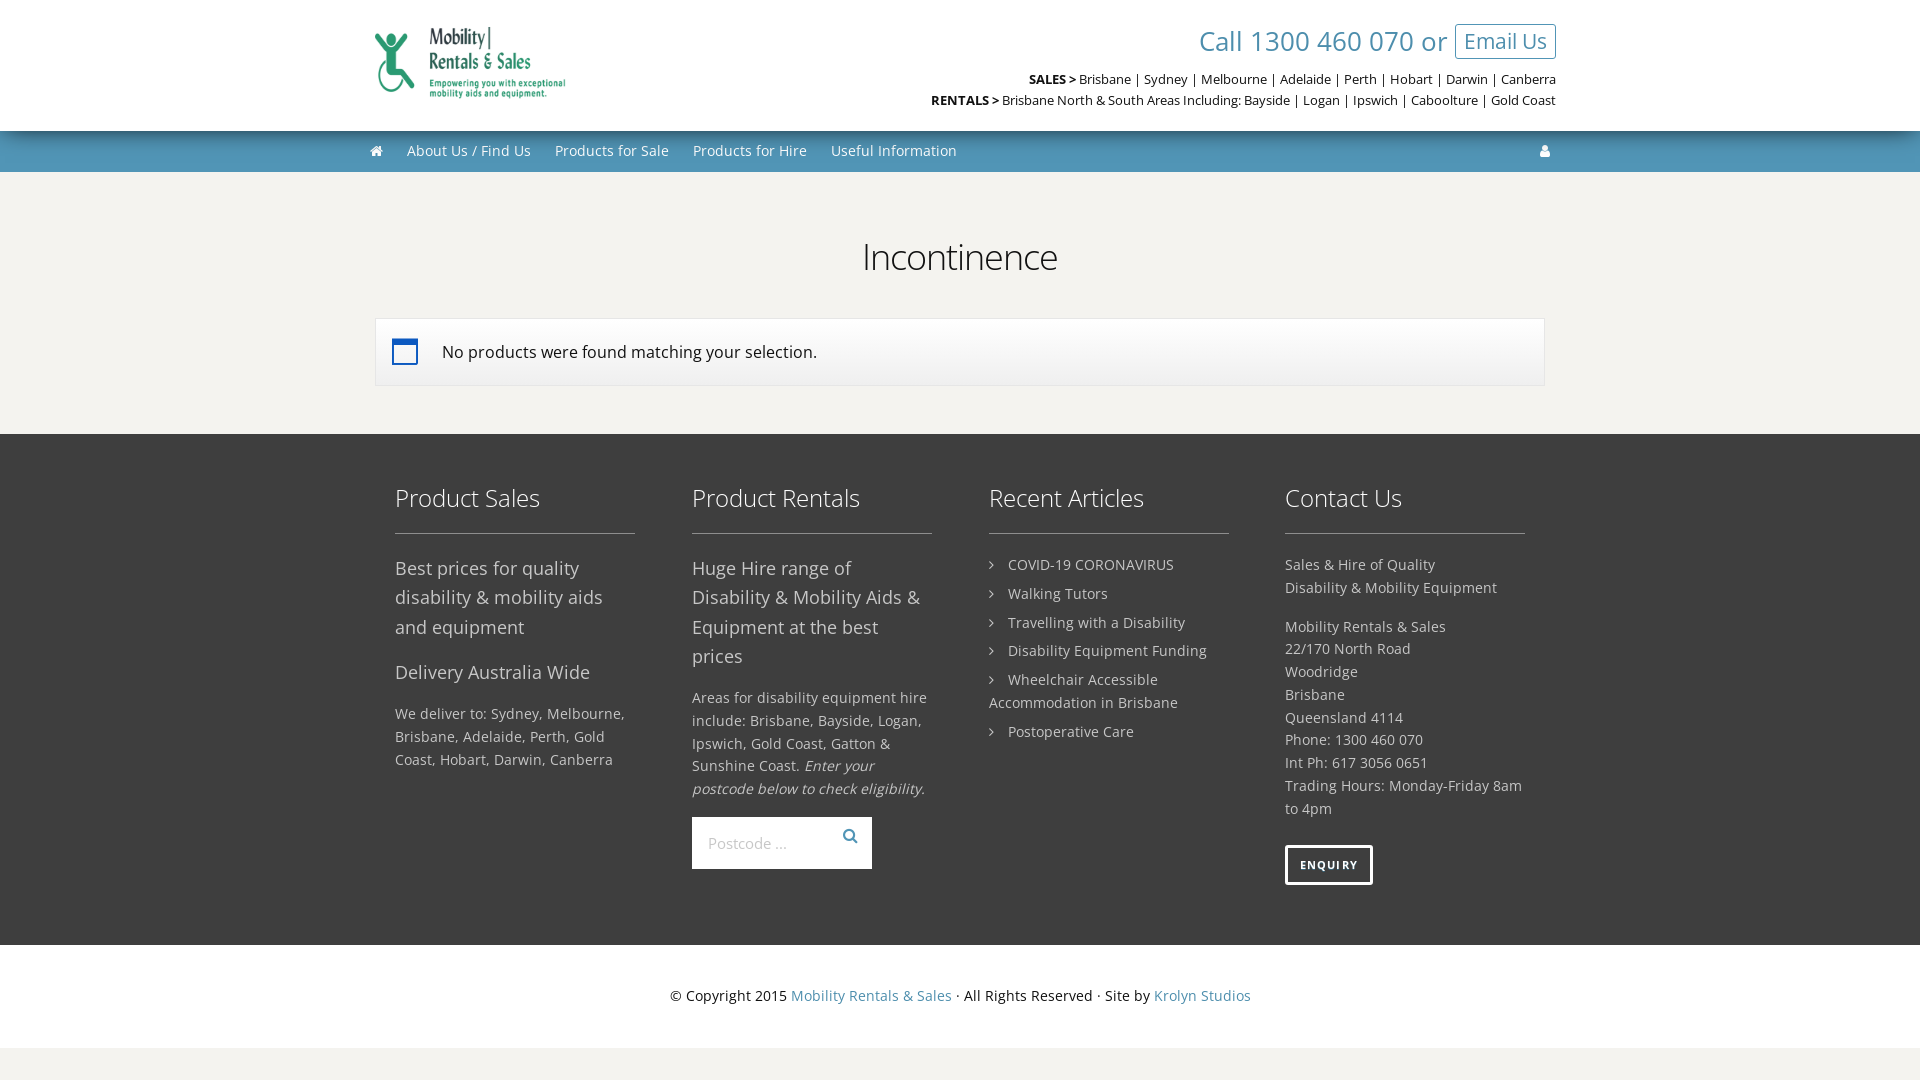  Describe the element at coordinates (610, 149) in the screenshot. I see `'Products for Sale'` at that location.